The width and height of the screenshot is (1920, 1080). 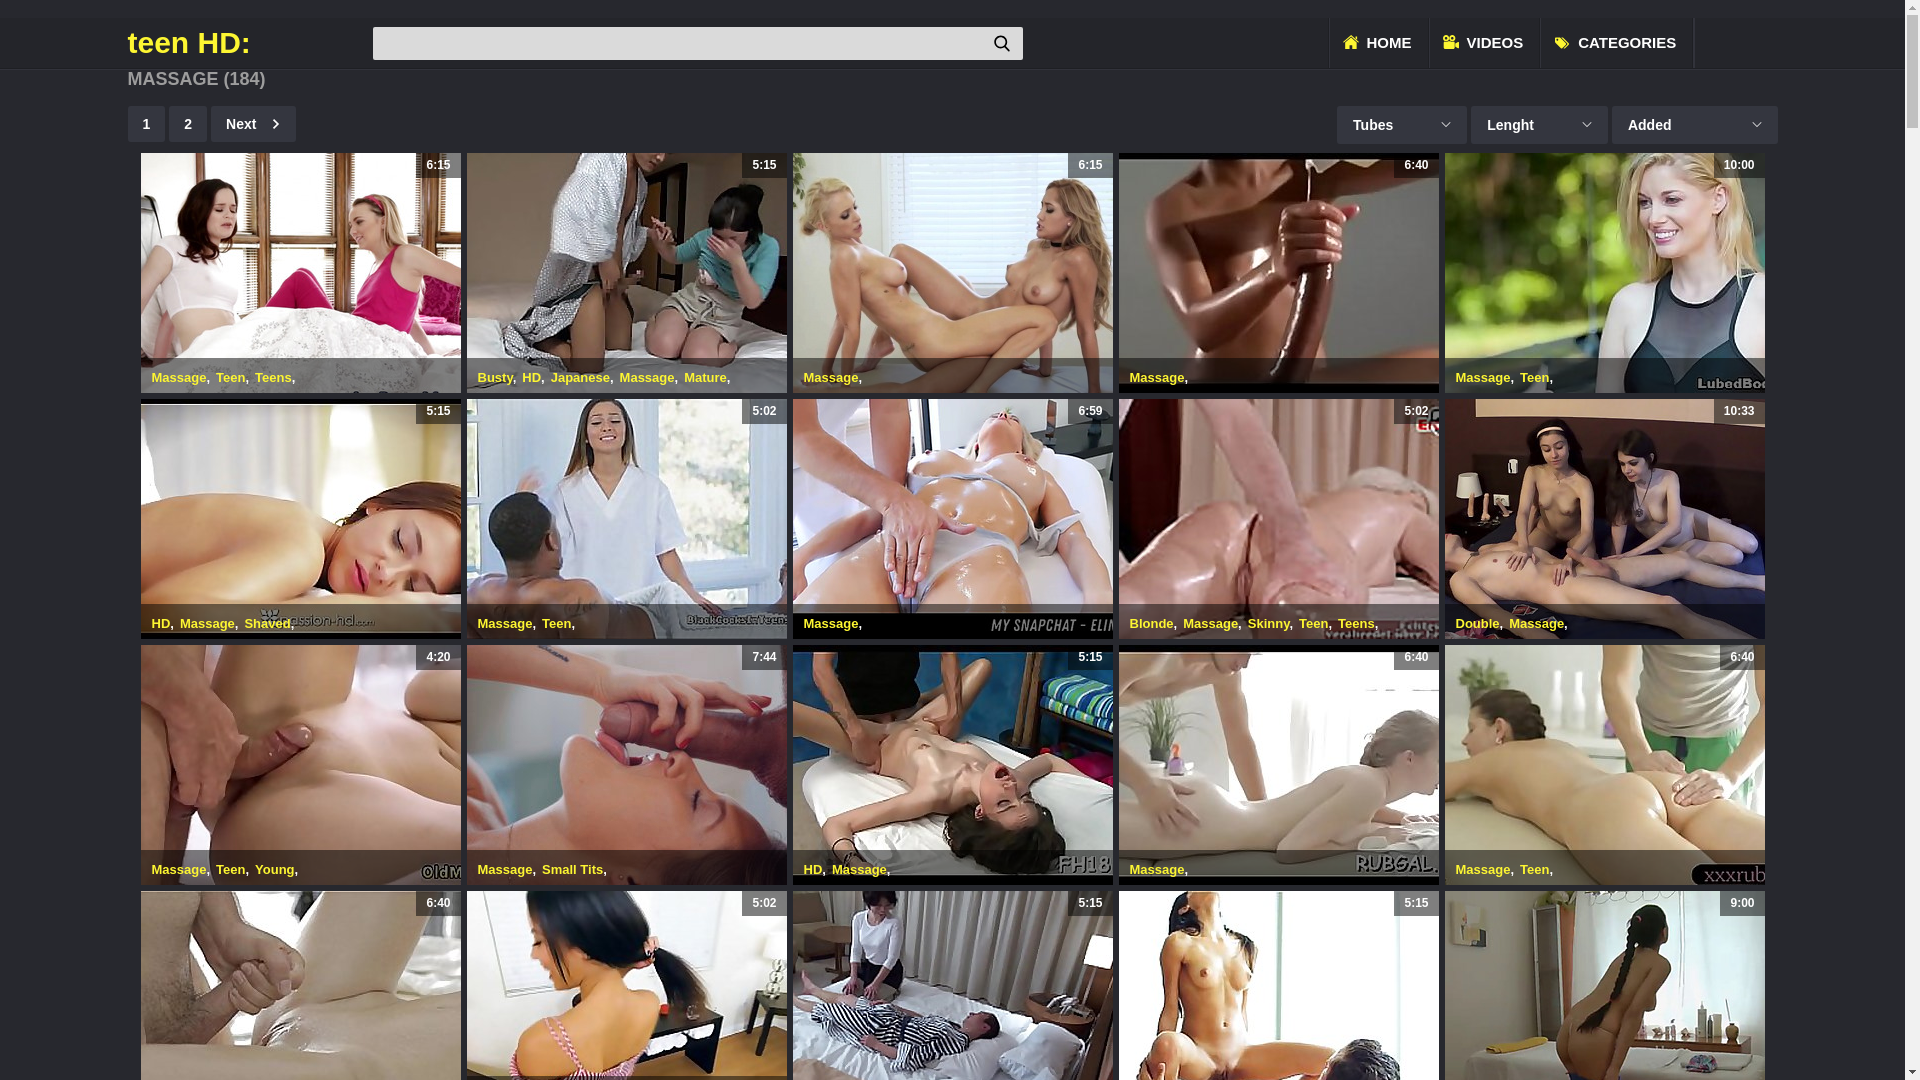 I want to click on 'Massage', so click(x=151, y=377).